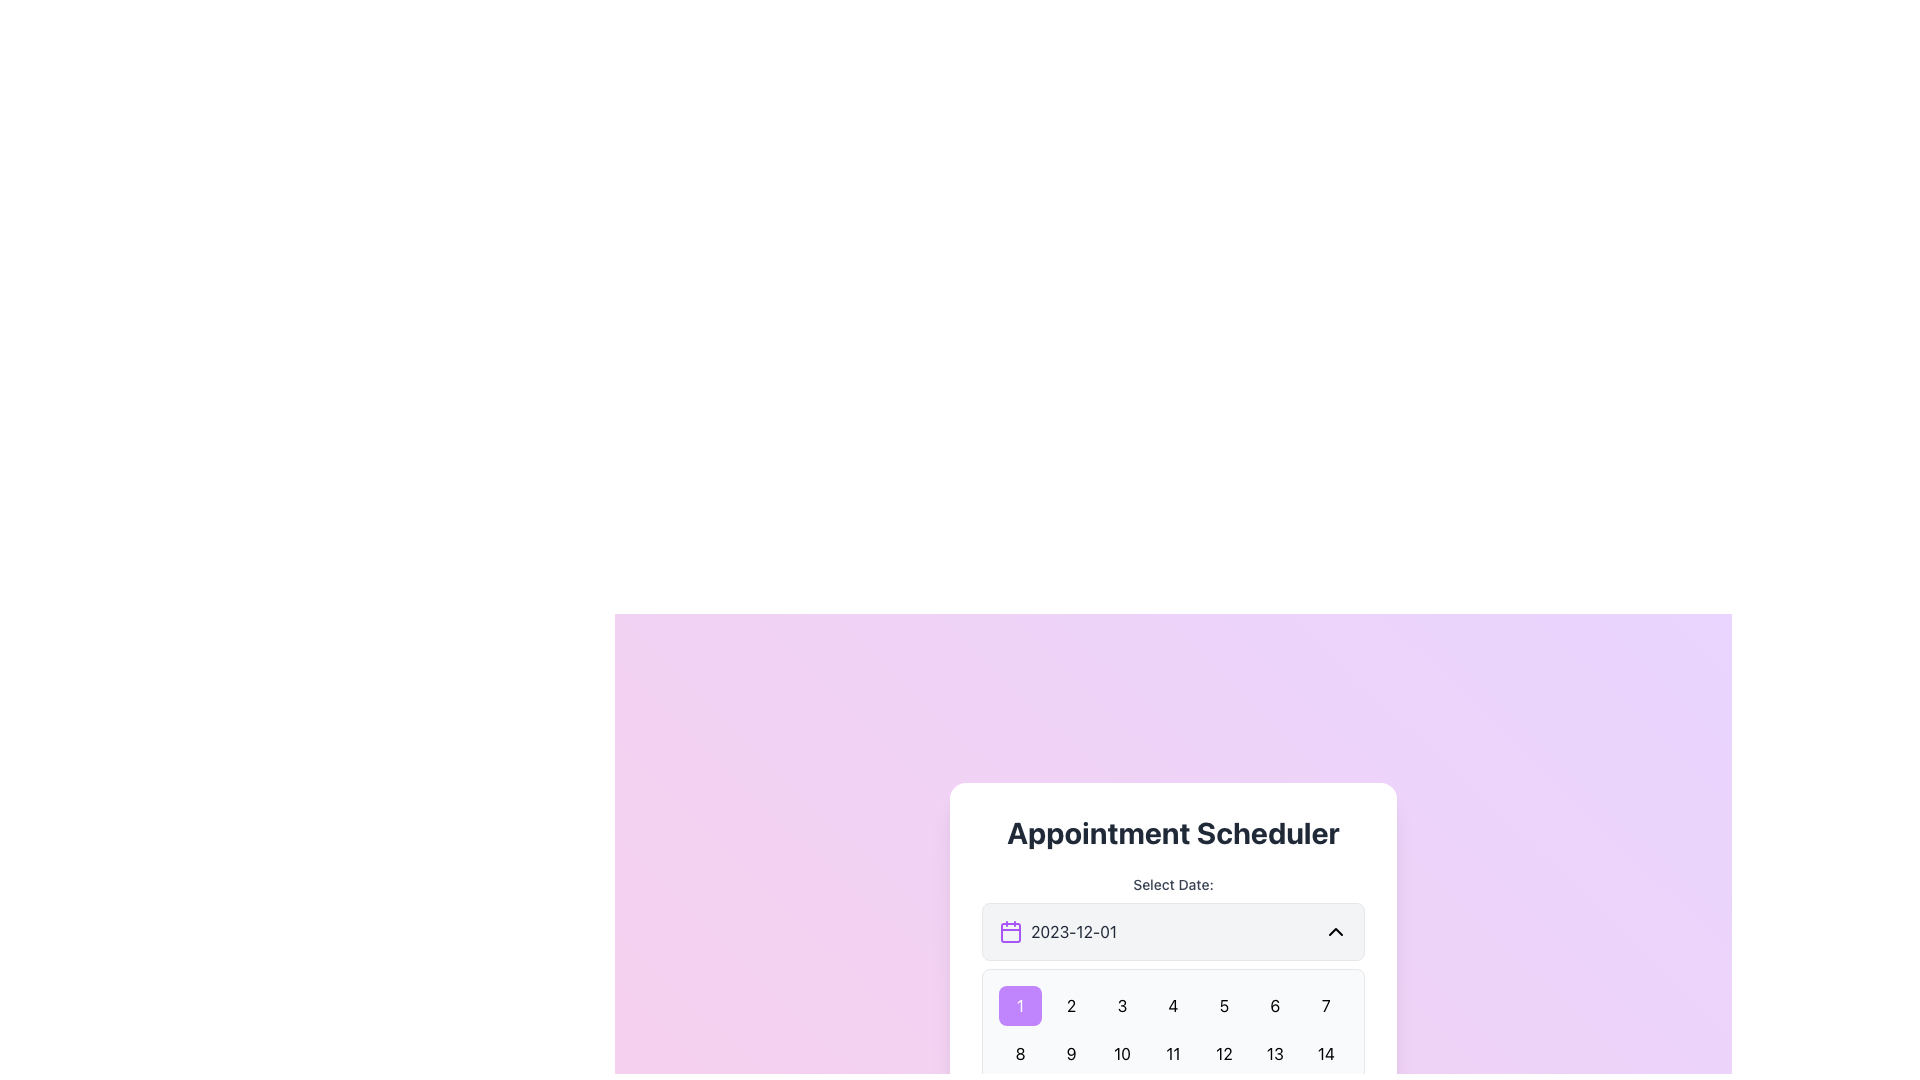  I want to click on the rectangular button with a rounded border labeled '4', so click(1173, 1006).